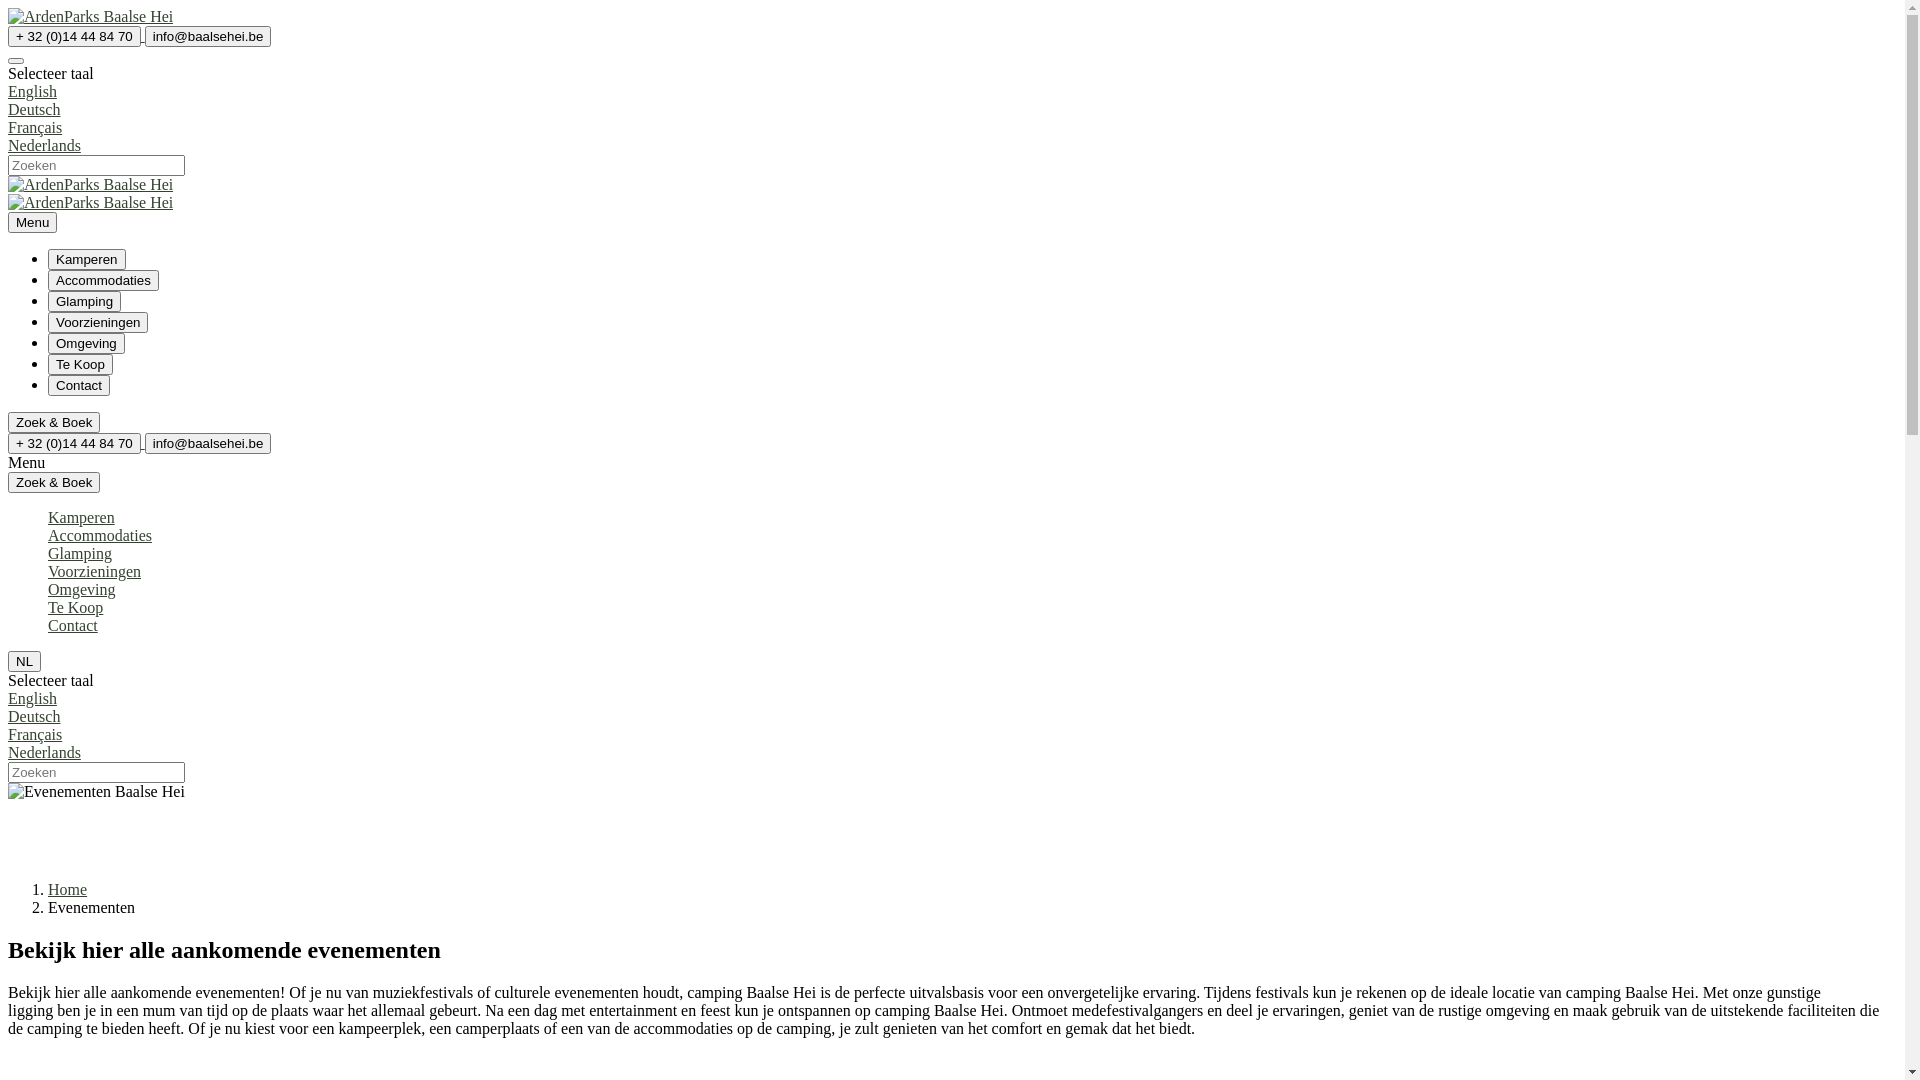 The width and height of the screenshot is (1920, 1080). What do you see at coordinates (76, 441) in the screenshot?
I see `'+ 32 (0)14 44 84 70'` at bounding box center [76, 441].